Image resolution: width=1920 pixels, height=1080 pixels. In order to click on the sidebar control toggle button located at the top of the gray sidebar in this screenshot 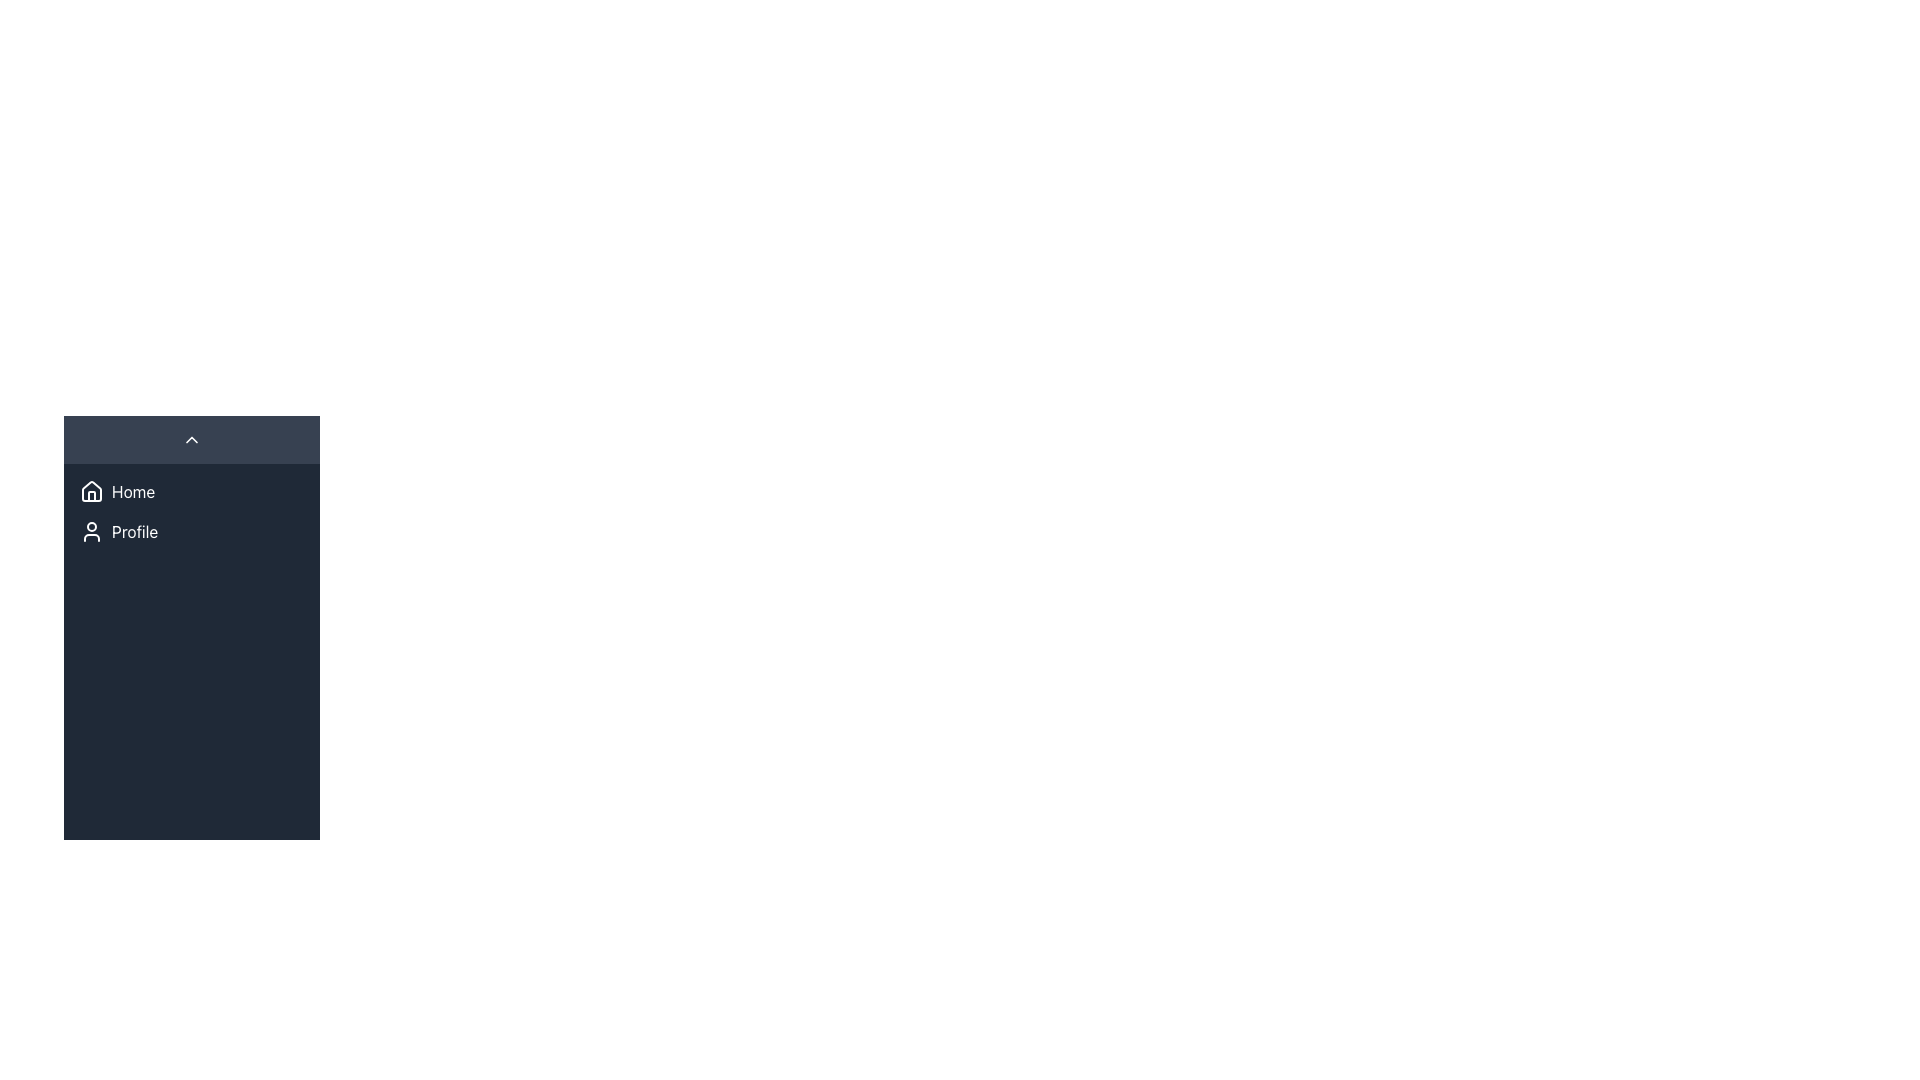, I will do `click(192, 438)`.